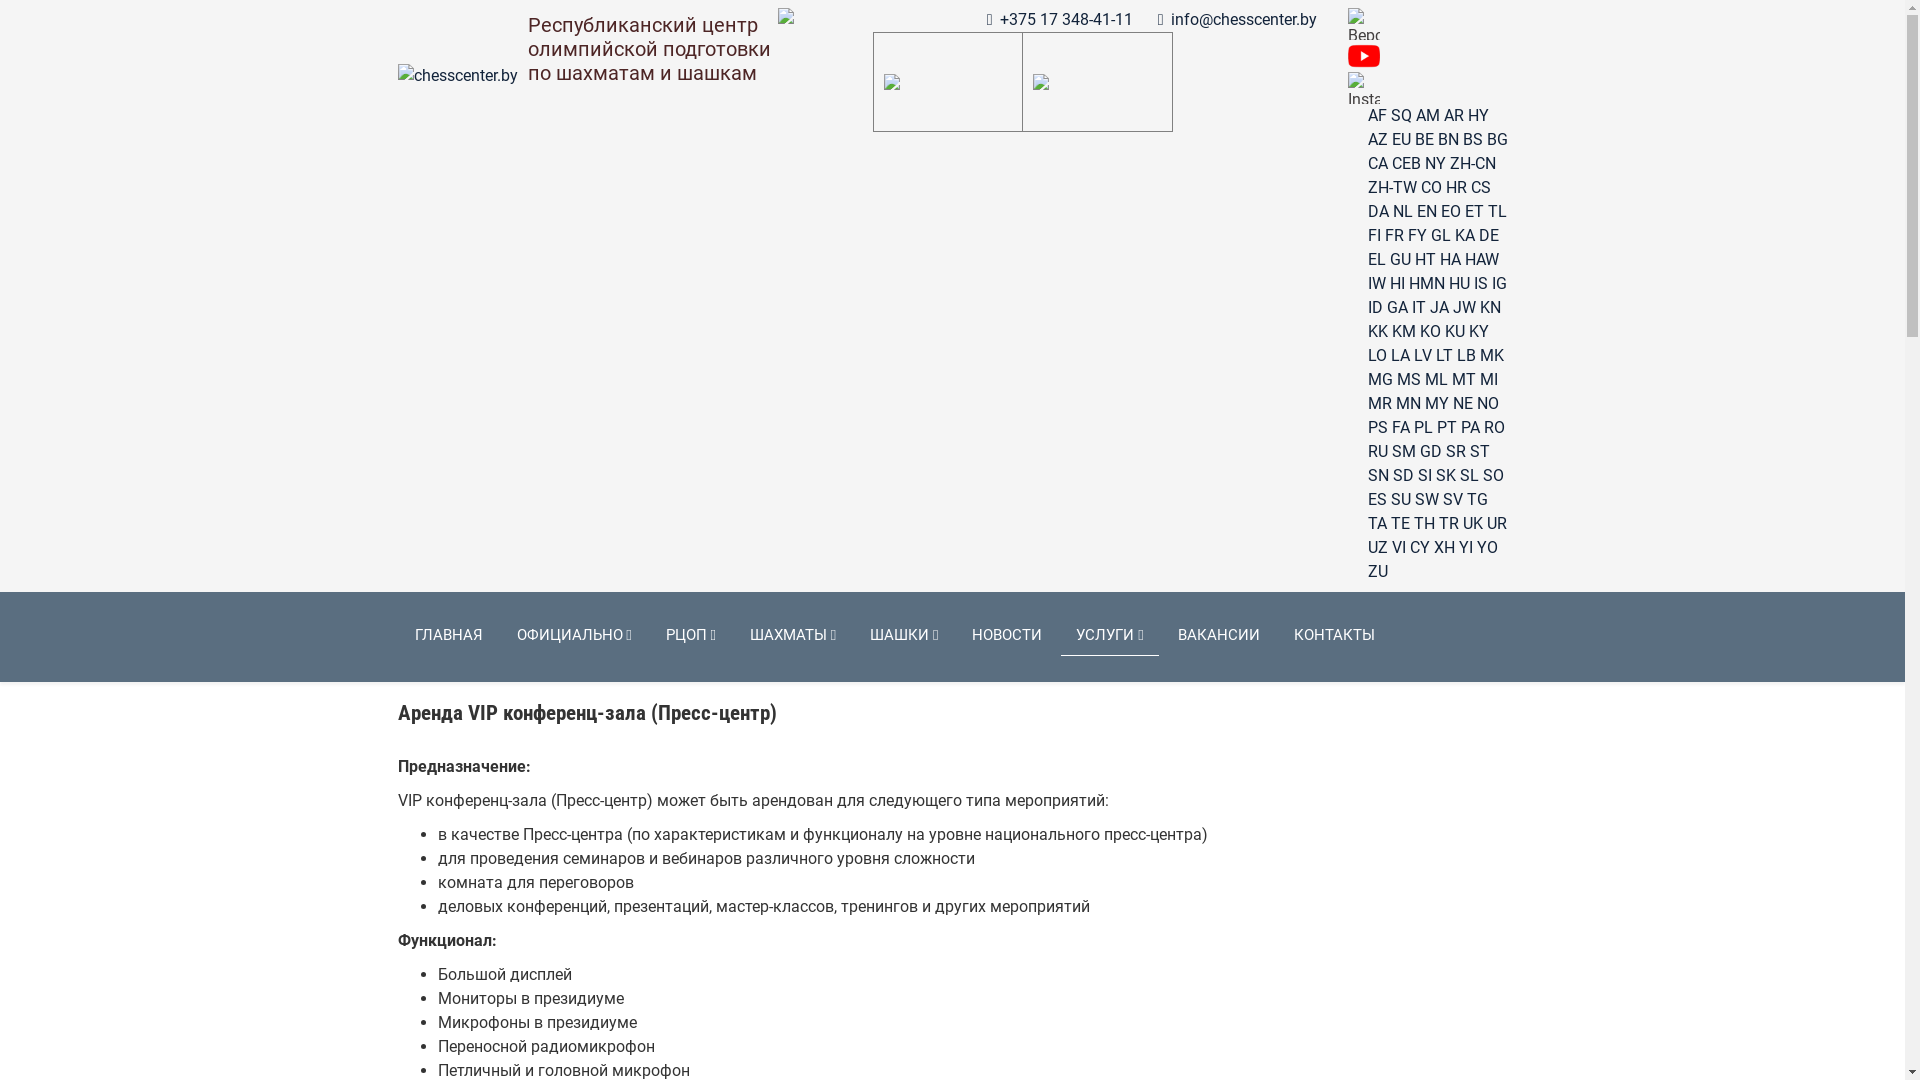 Image resolution: width=1920 pixels, height=1080 pixels. I want to click on 'UK', so click(1462, 522).